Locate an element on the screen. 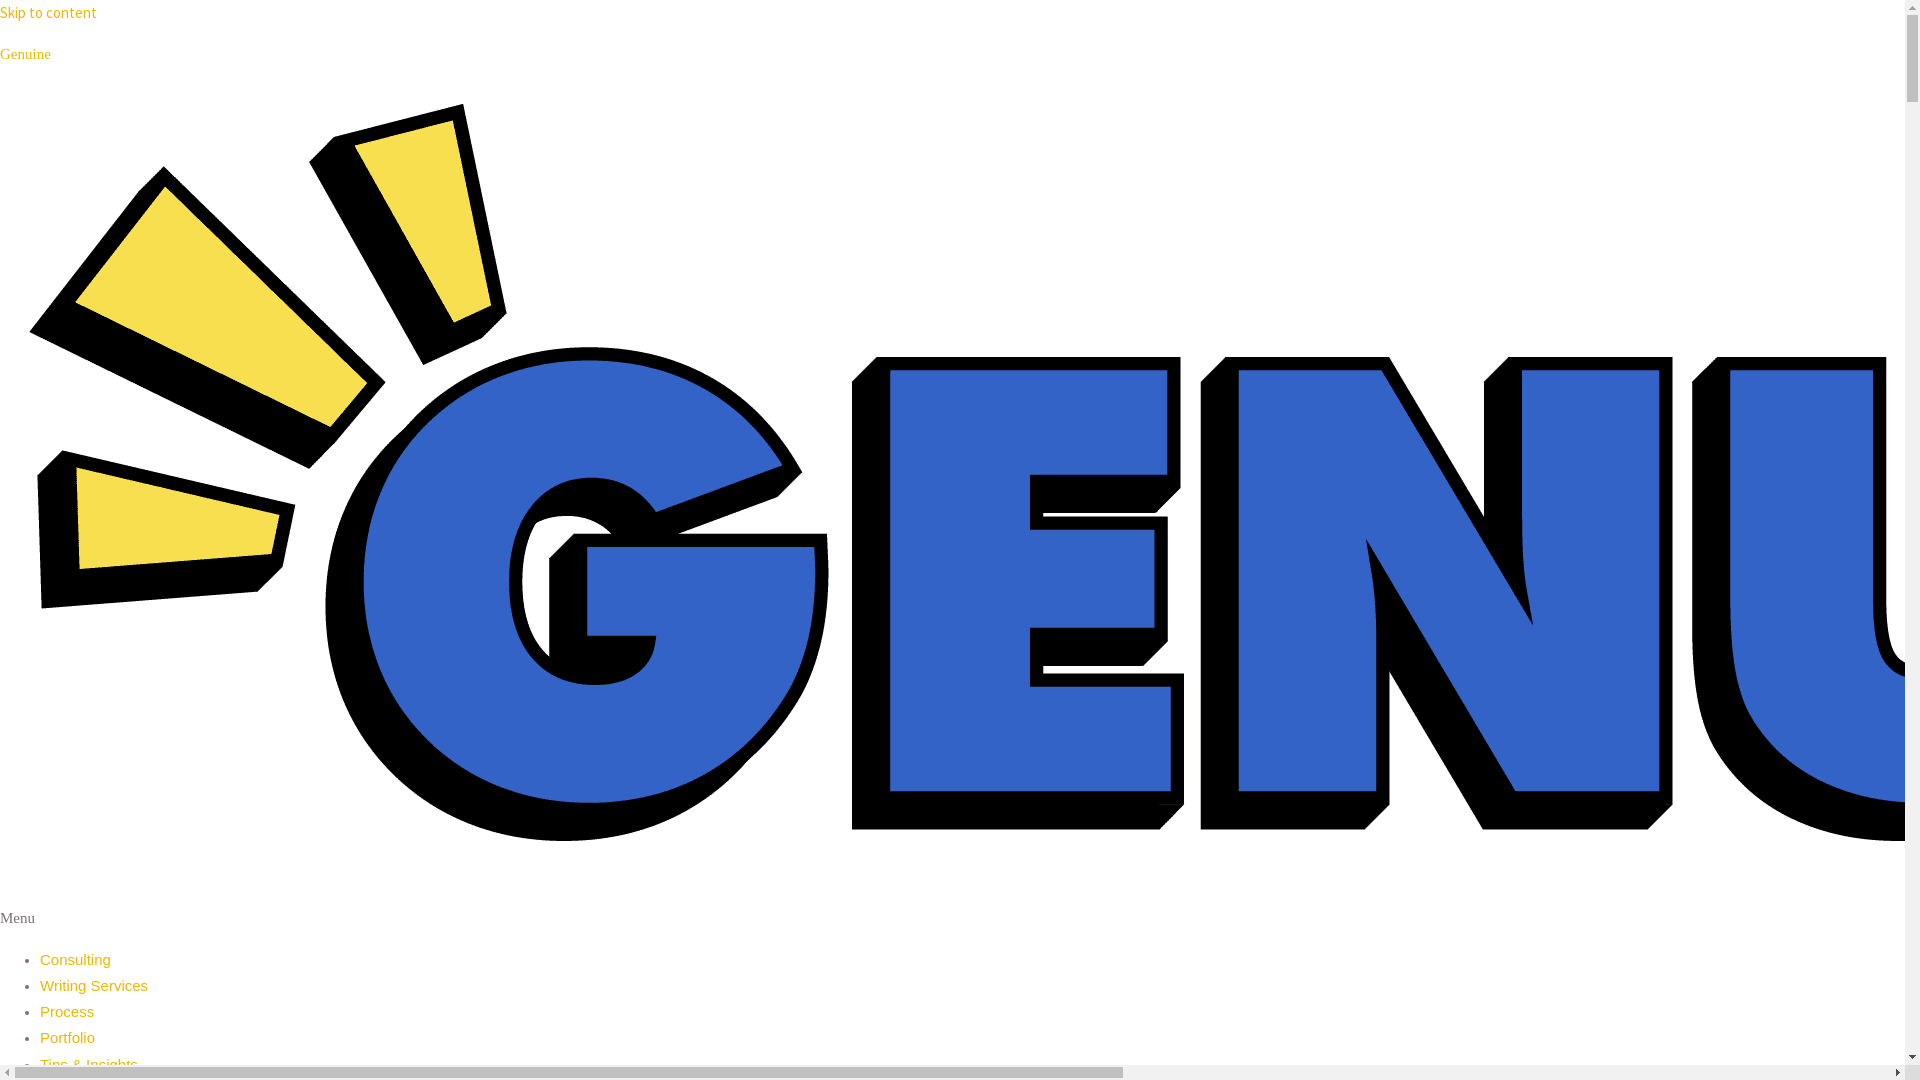 This screenshot has width=1920, height=1080. 'Consulting' is located at coordinates (39, 957).